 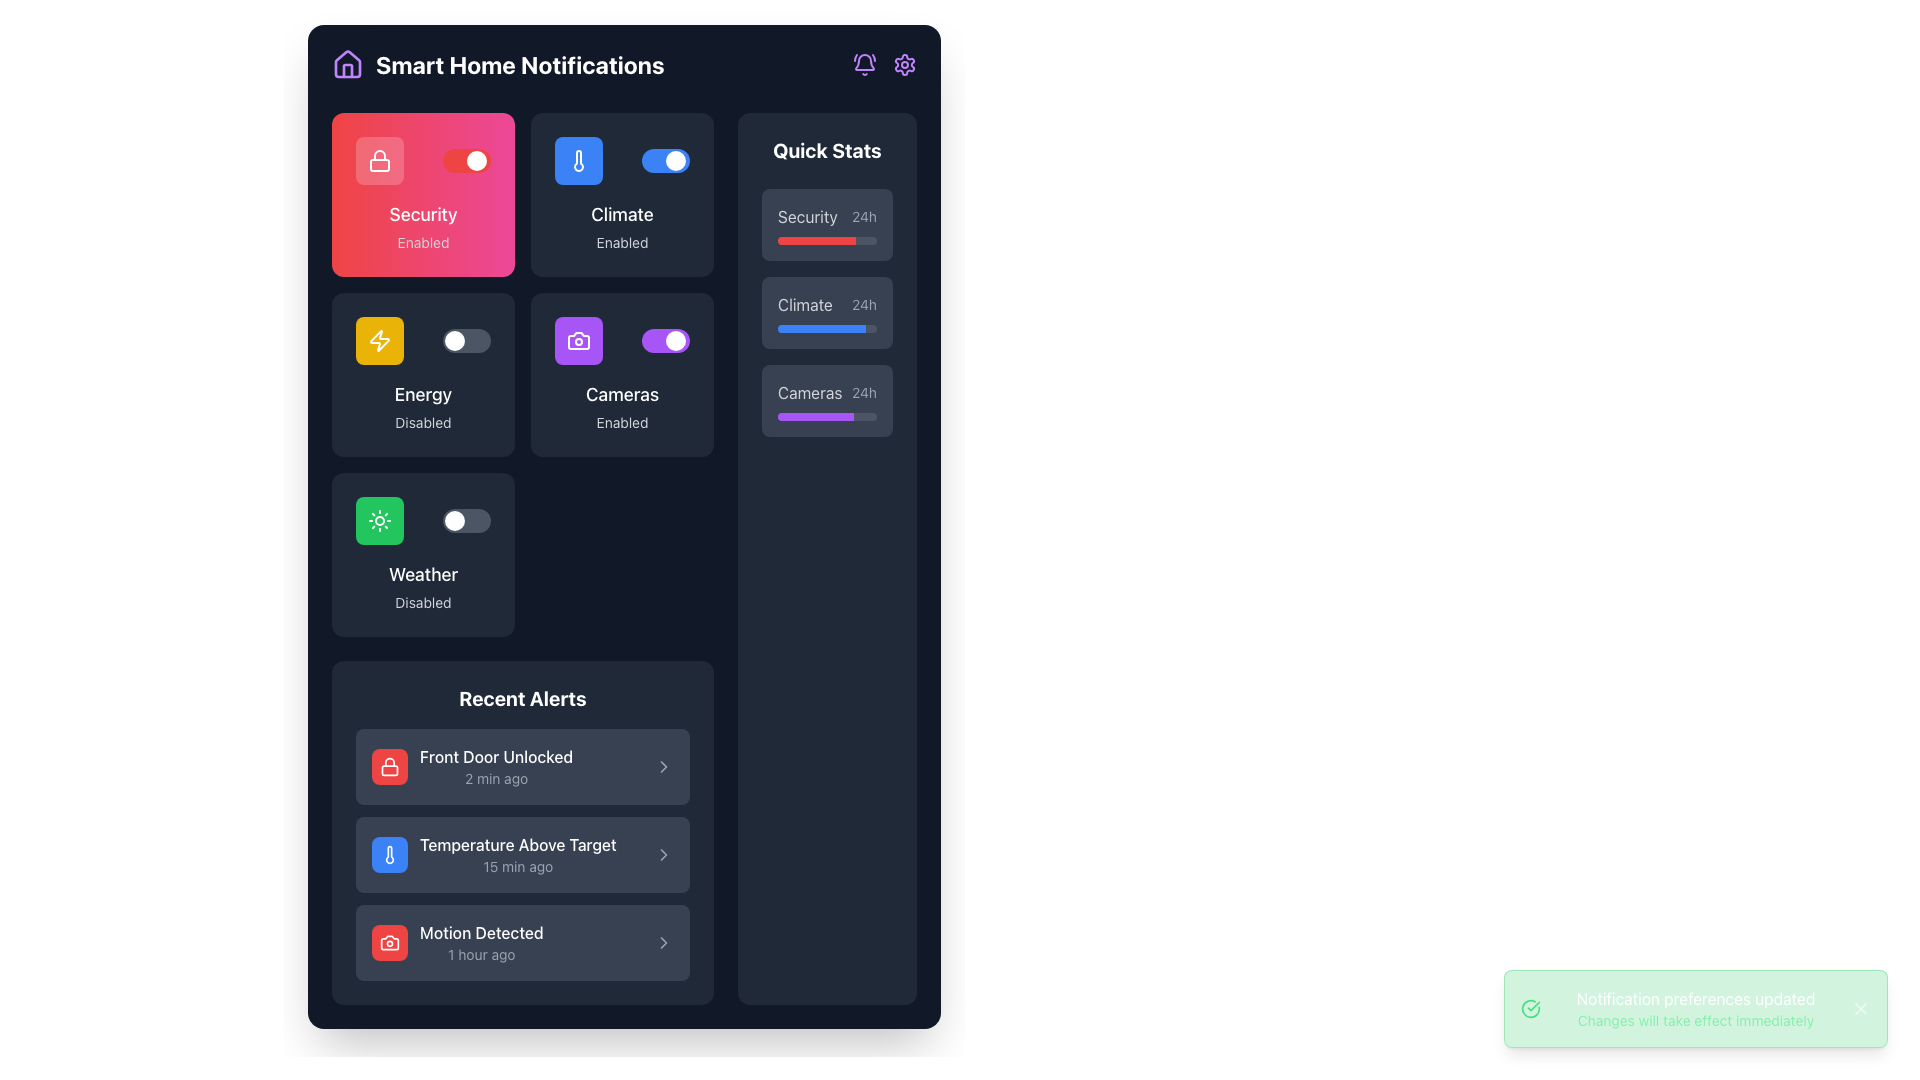 What do you see at coordinates (379, 160) in the screenshot?
I see `the 'Security' icon located in the top-left segment of the dashboard interface` at bounding box center [379, 160].